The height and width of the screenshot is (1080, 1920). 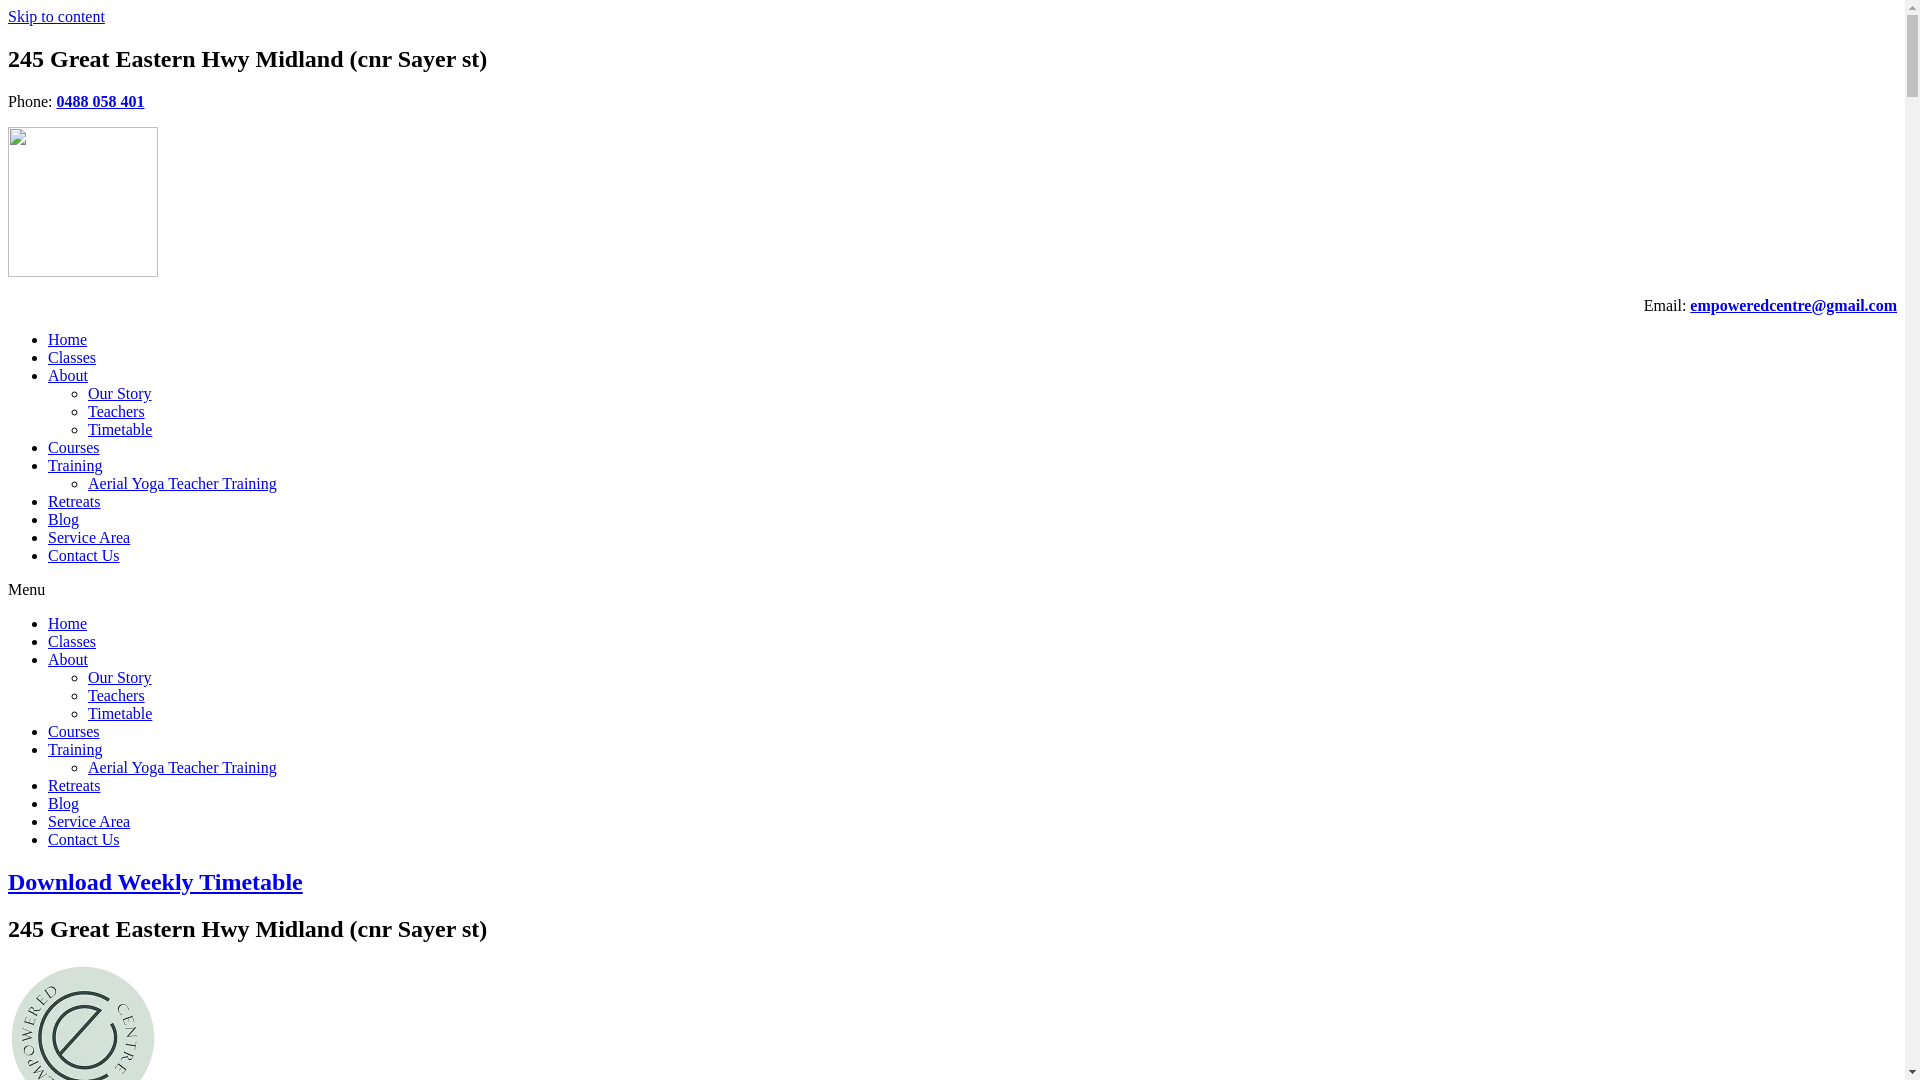 I want to click on '0488 058 401', so click(x=99, y=101).